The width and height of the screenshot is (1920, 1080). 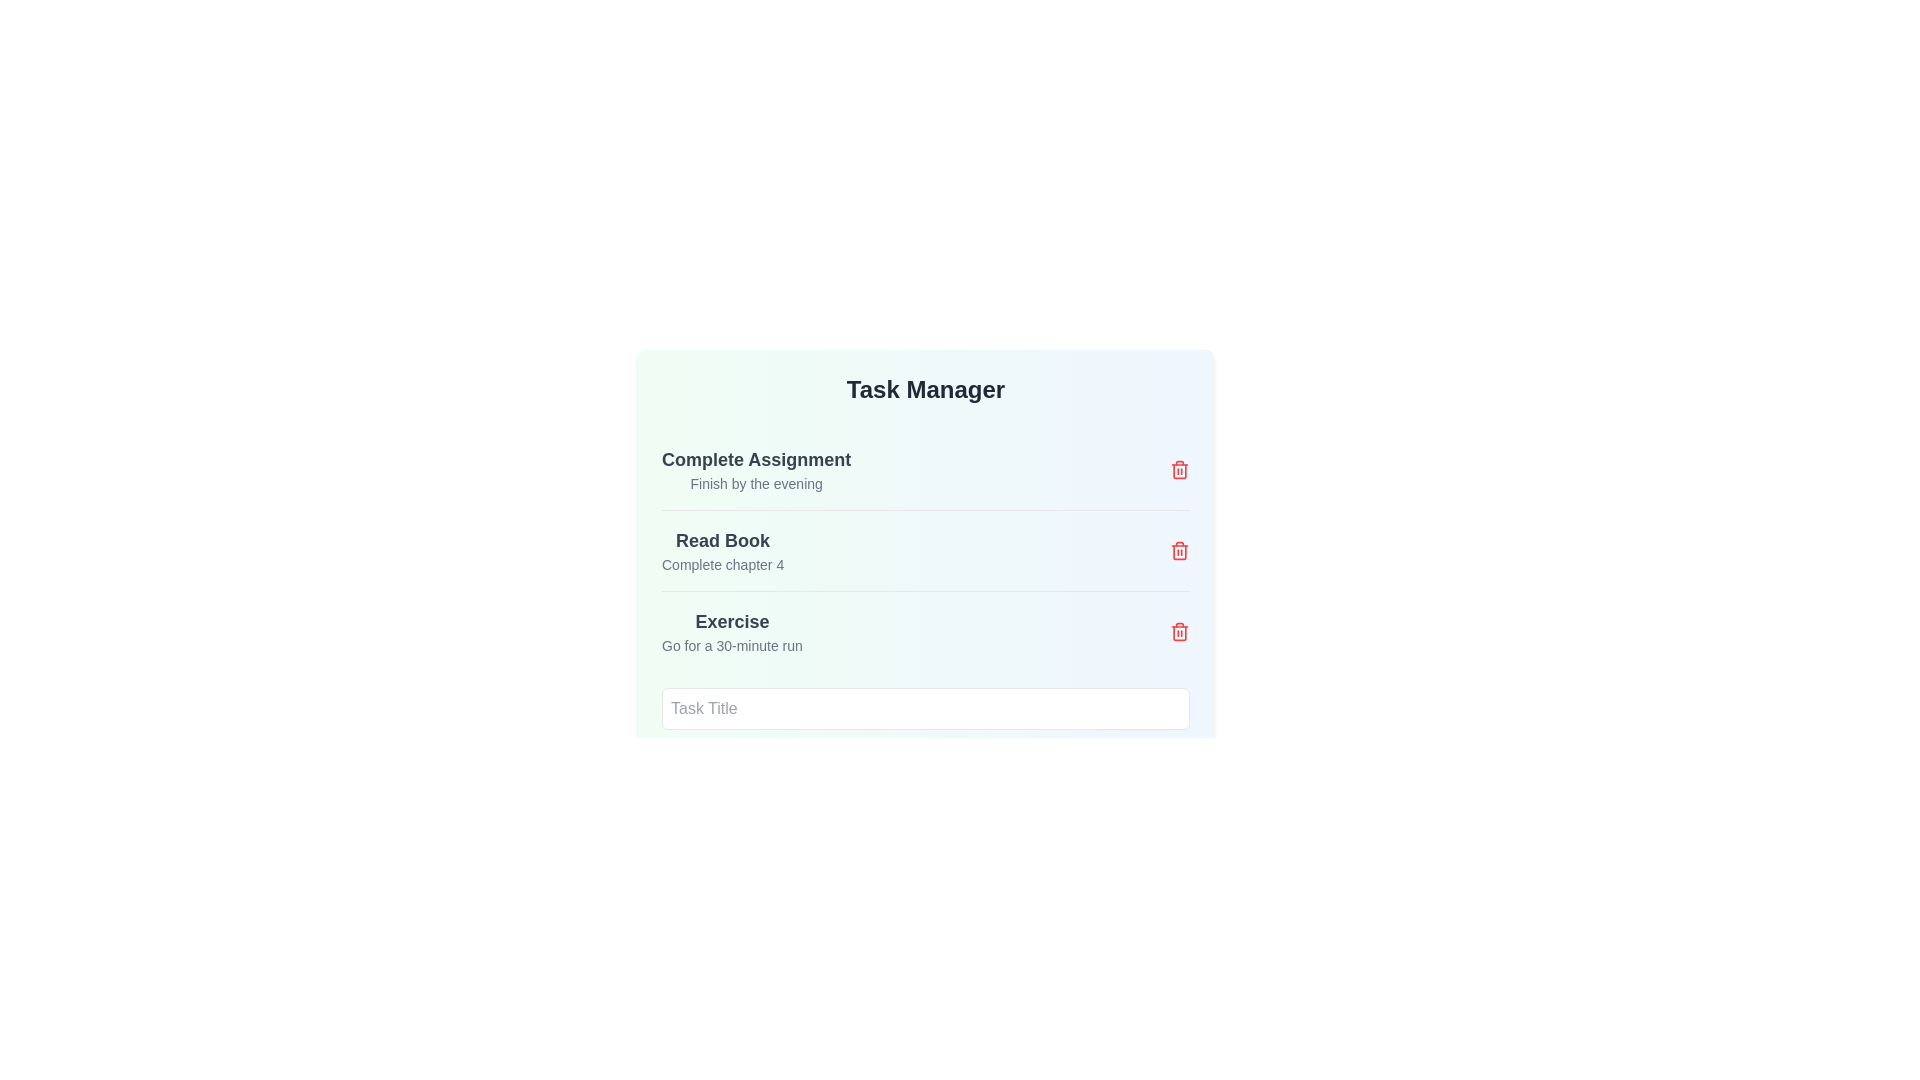 What do you see at coordinates (731, 645) in the screenshot?
I see `text label that displays 'Go for a 30-minute run', which is positioned directly below the 'Exercise' heading and is styled with a smaller gray font` at bounding box center [731, 645].